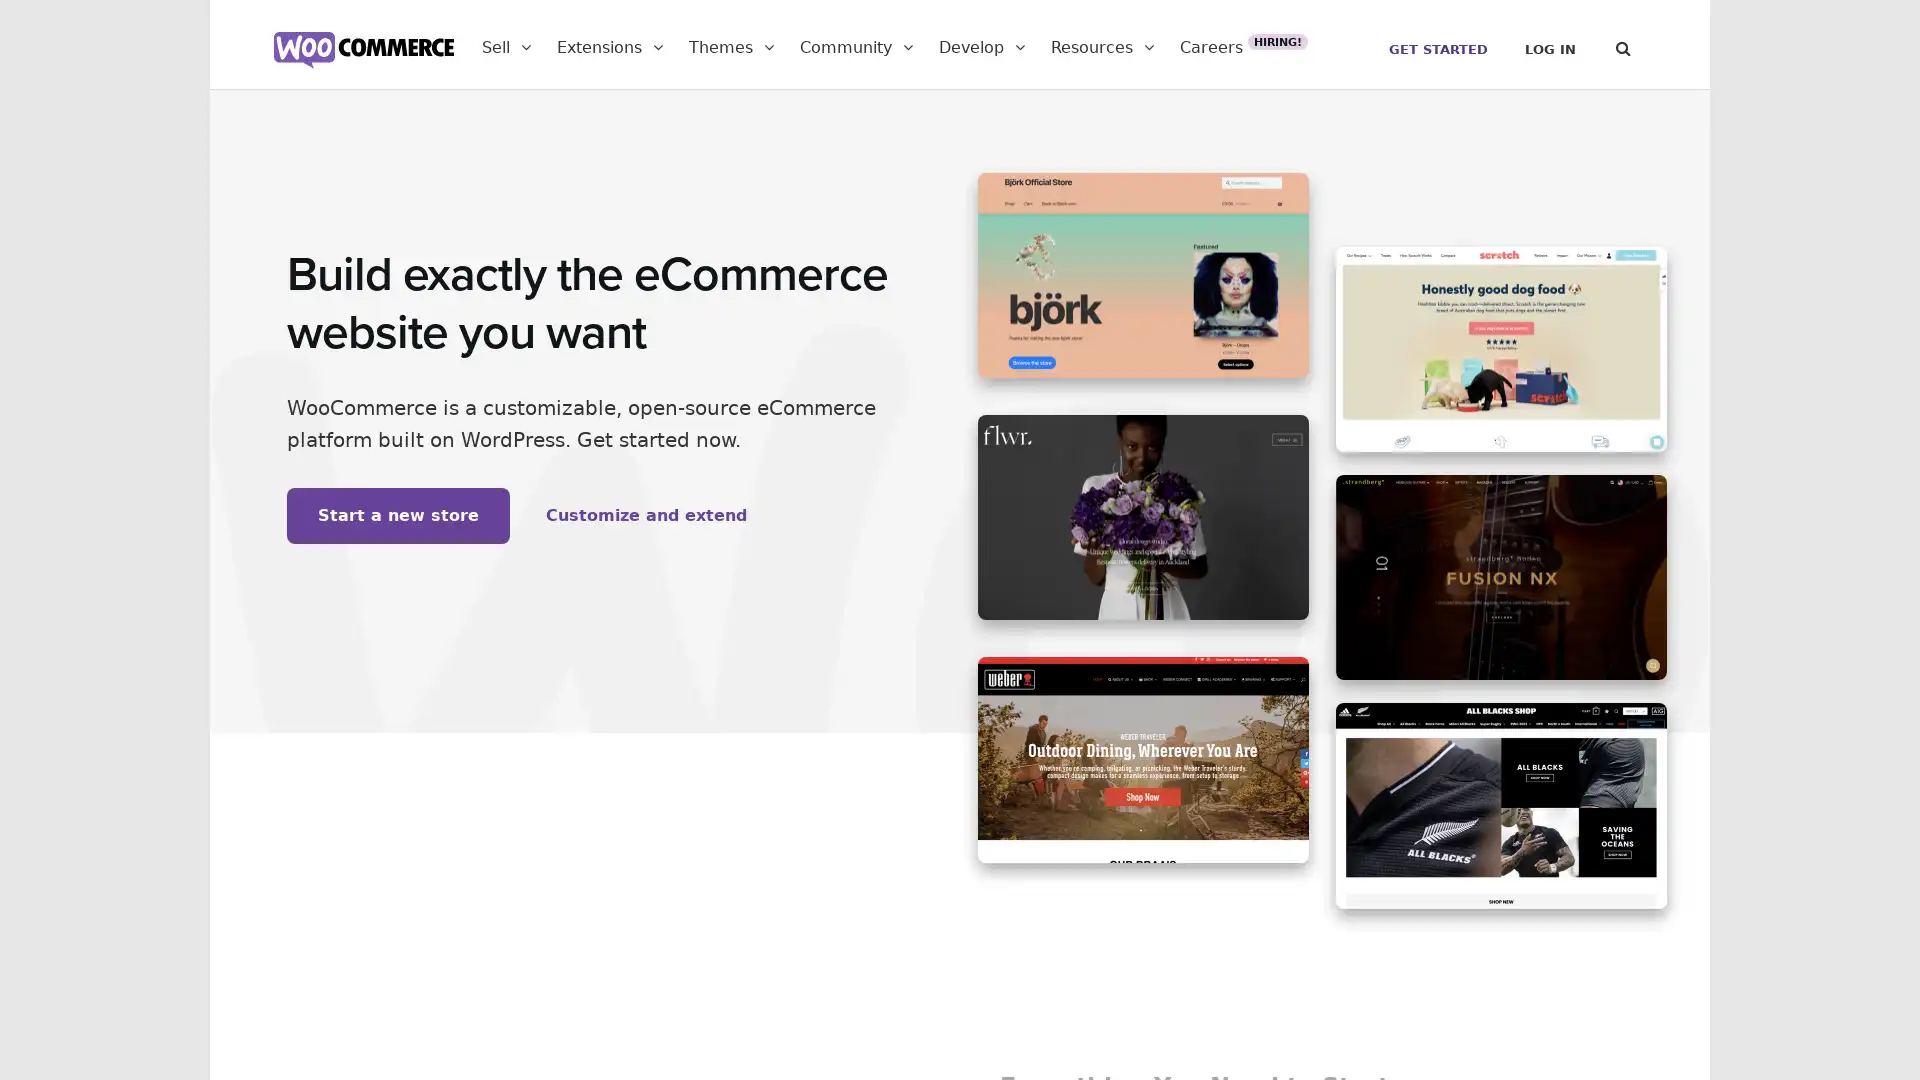  I want to click on Search, so click(1623, 48).